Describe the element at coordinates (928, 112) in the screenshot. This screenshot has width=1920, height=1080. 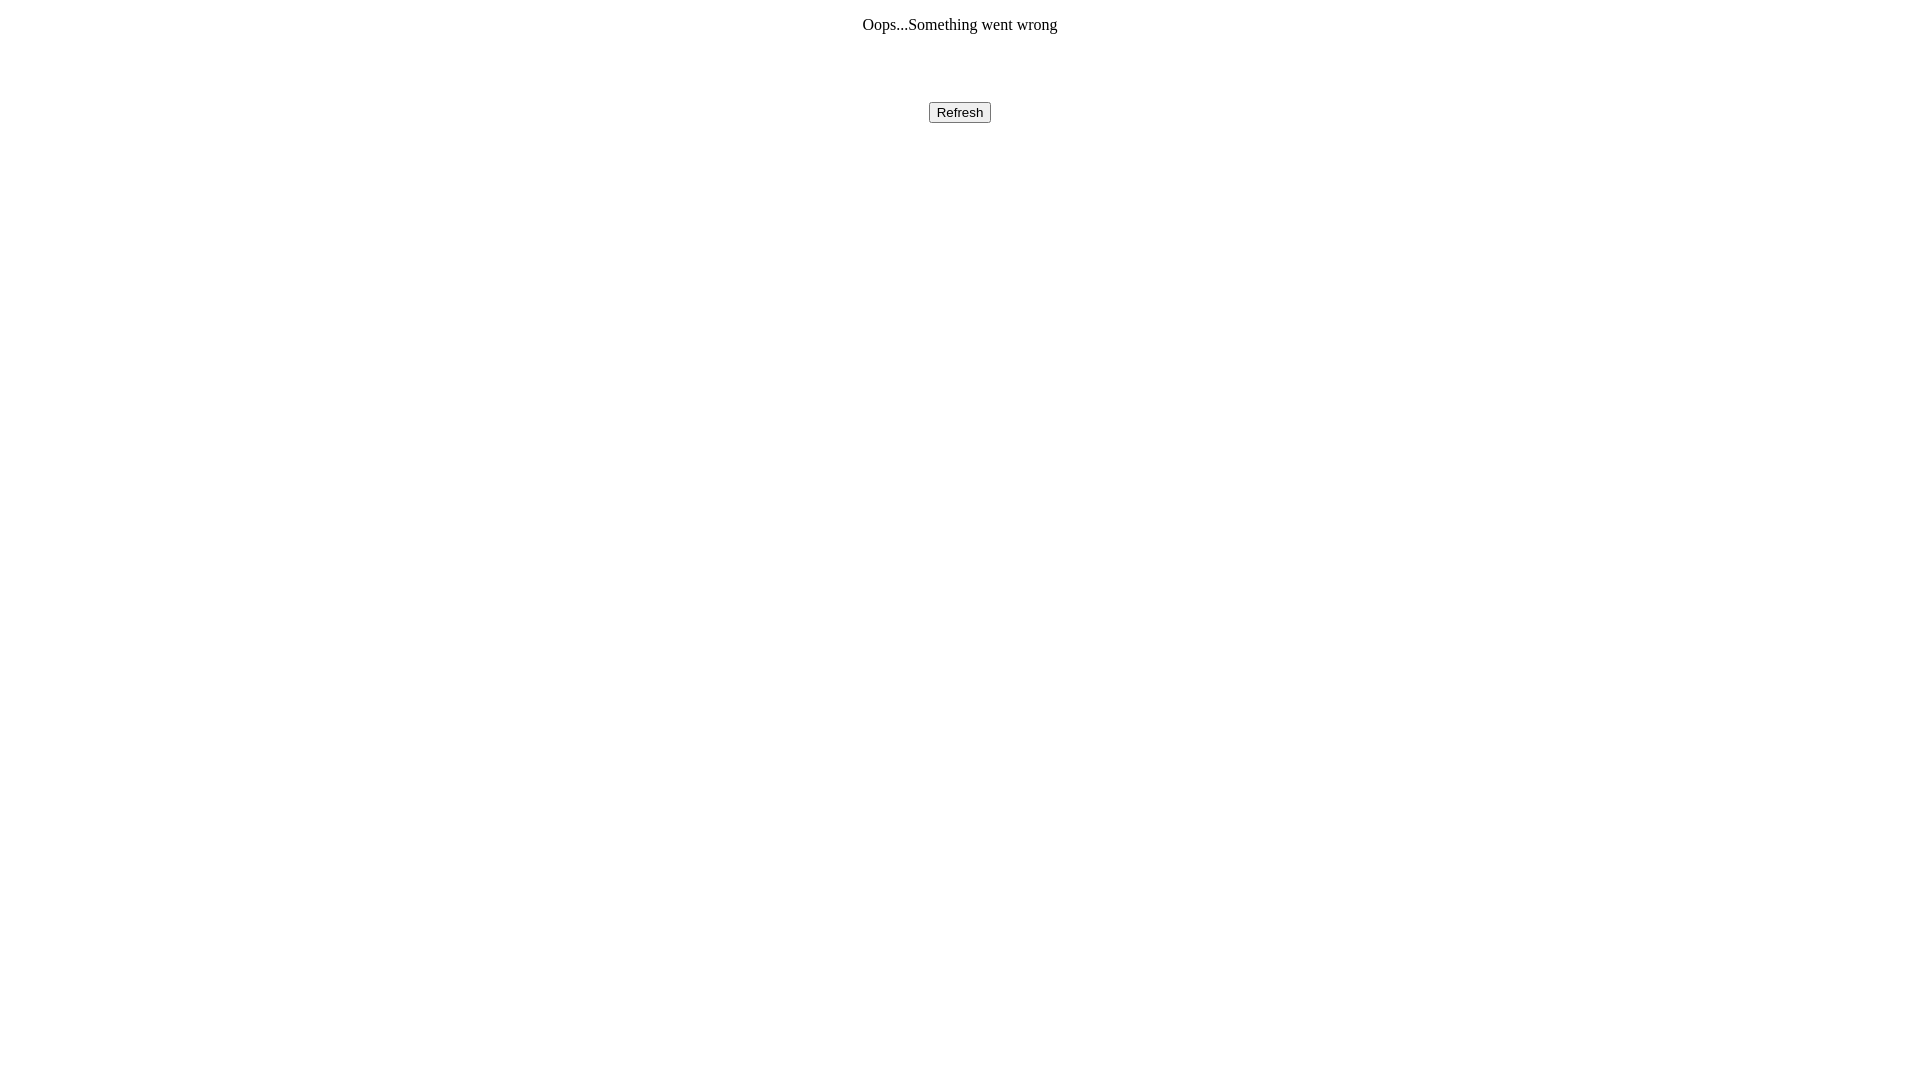
I see `'Refresh'` at that location.